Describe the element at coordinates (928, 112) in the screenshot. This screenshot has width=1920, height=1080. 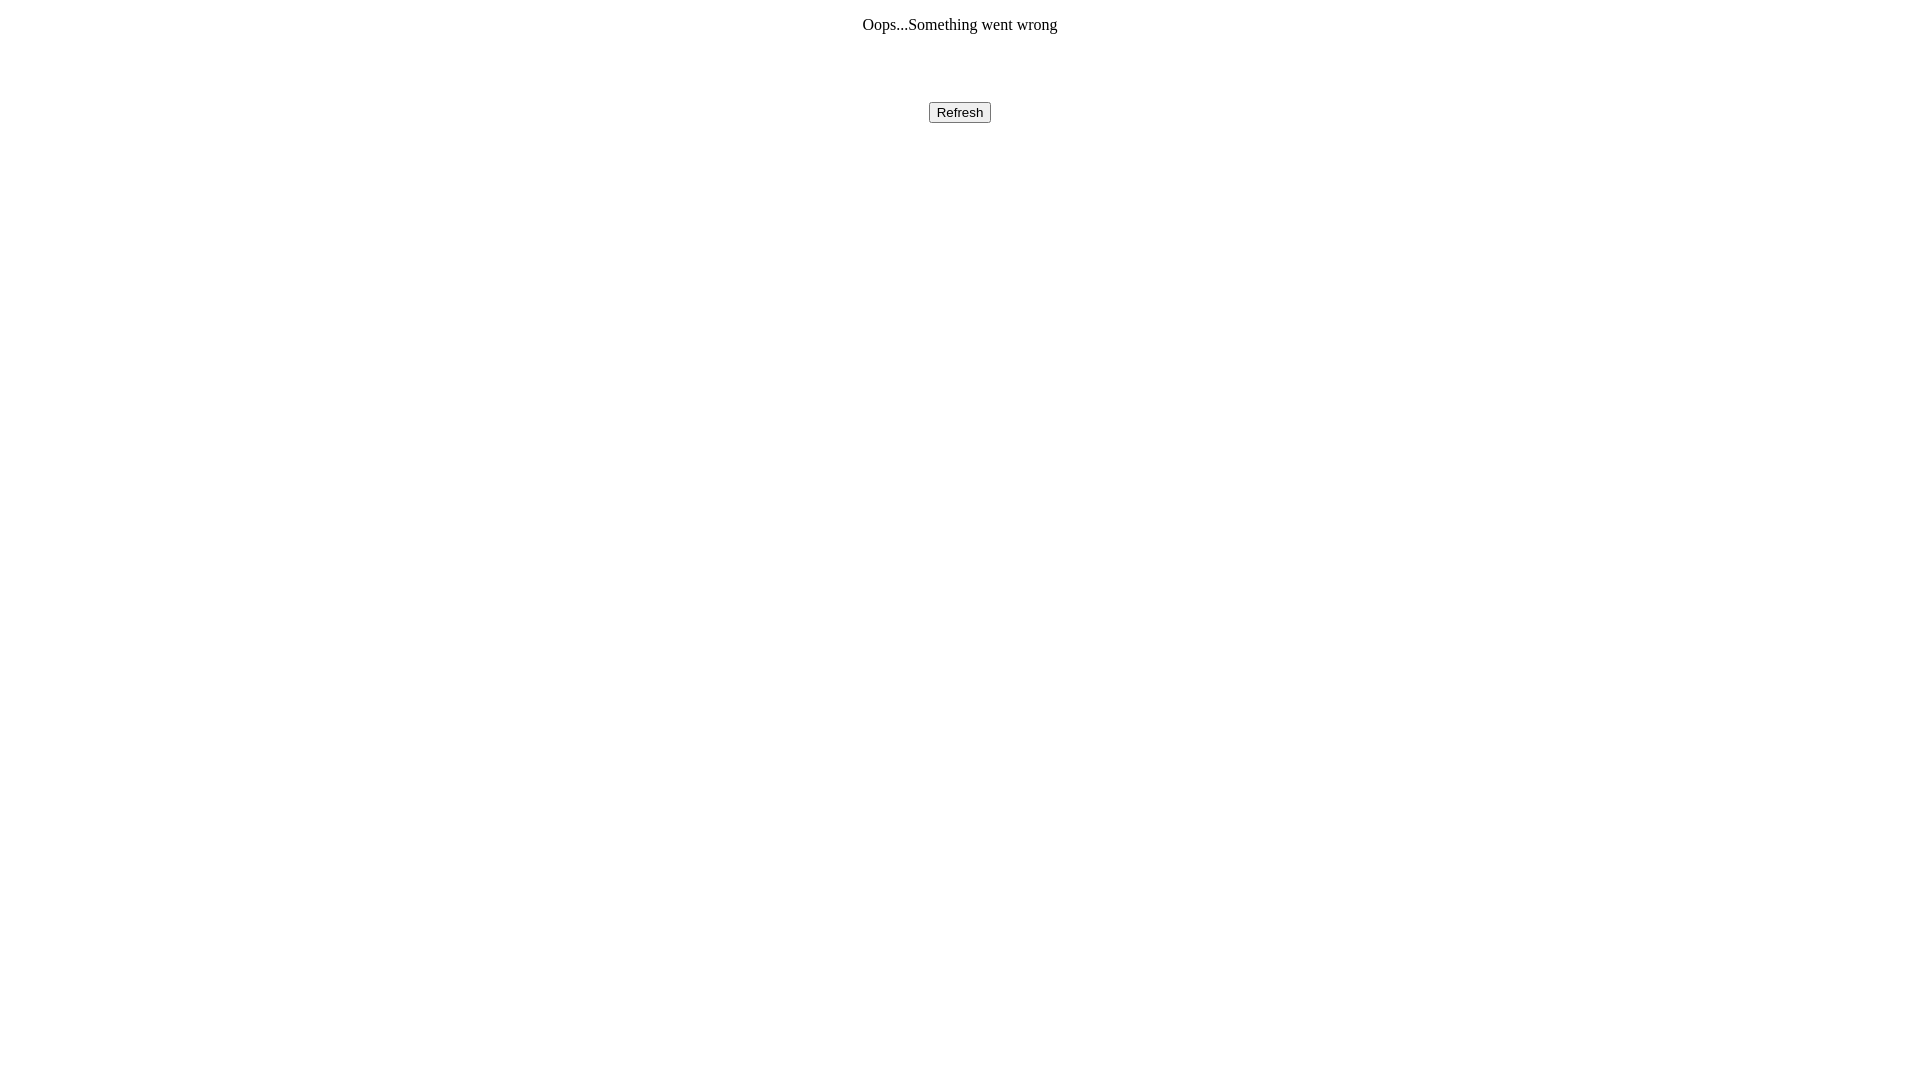
I see `'Refresh'` at that location.